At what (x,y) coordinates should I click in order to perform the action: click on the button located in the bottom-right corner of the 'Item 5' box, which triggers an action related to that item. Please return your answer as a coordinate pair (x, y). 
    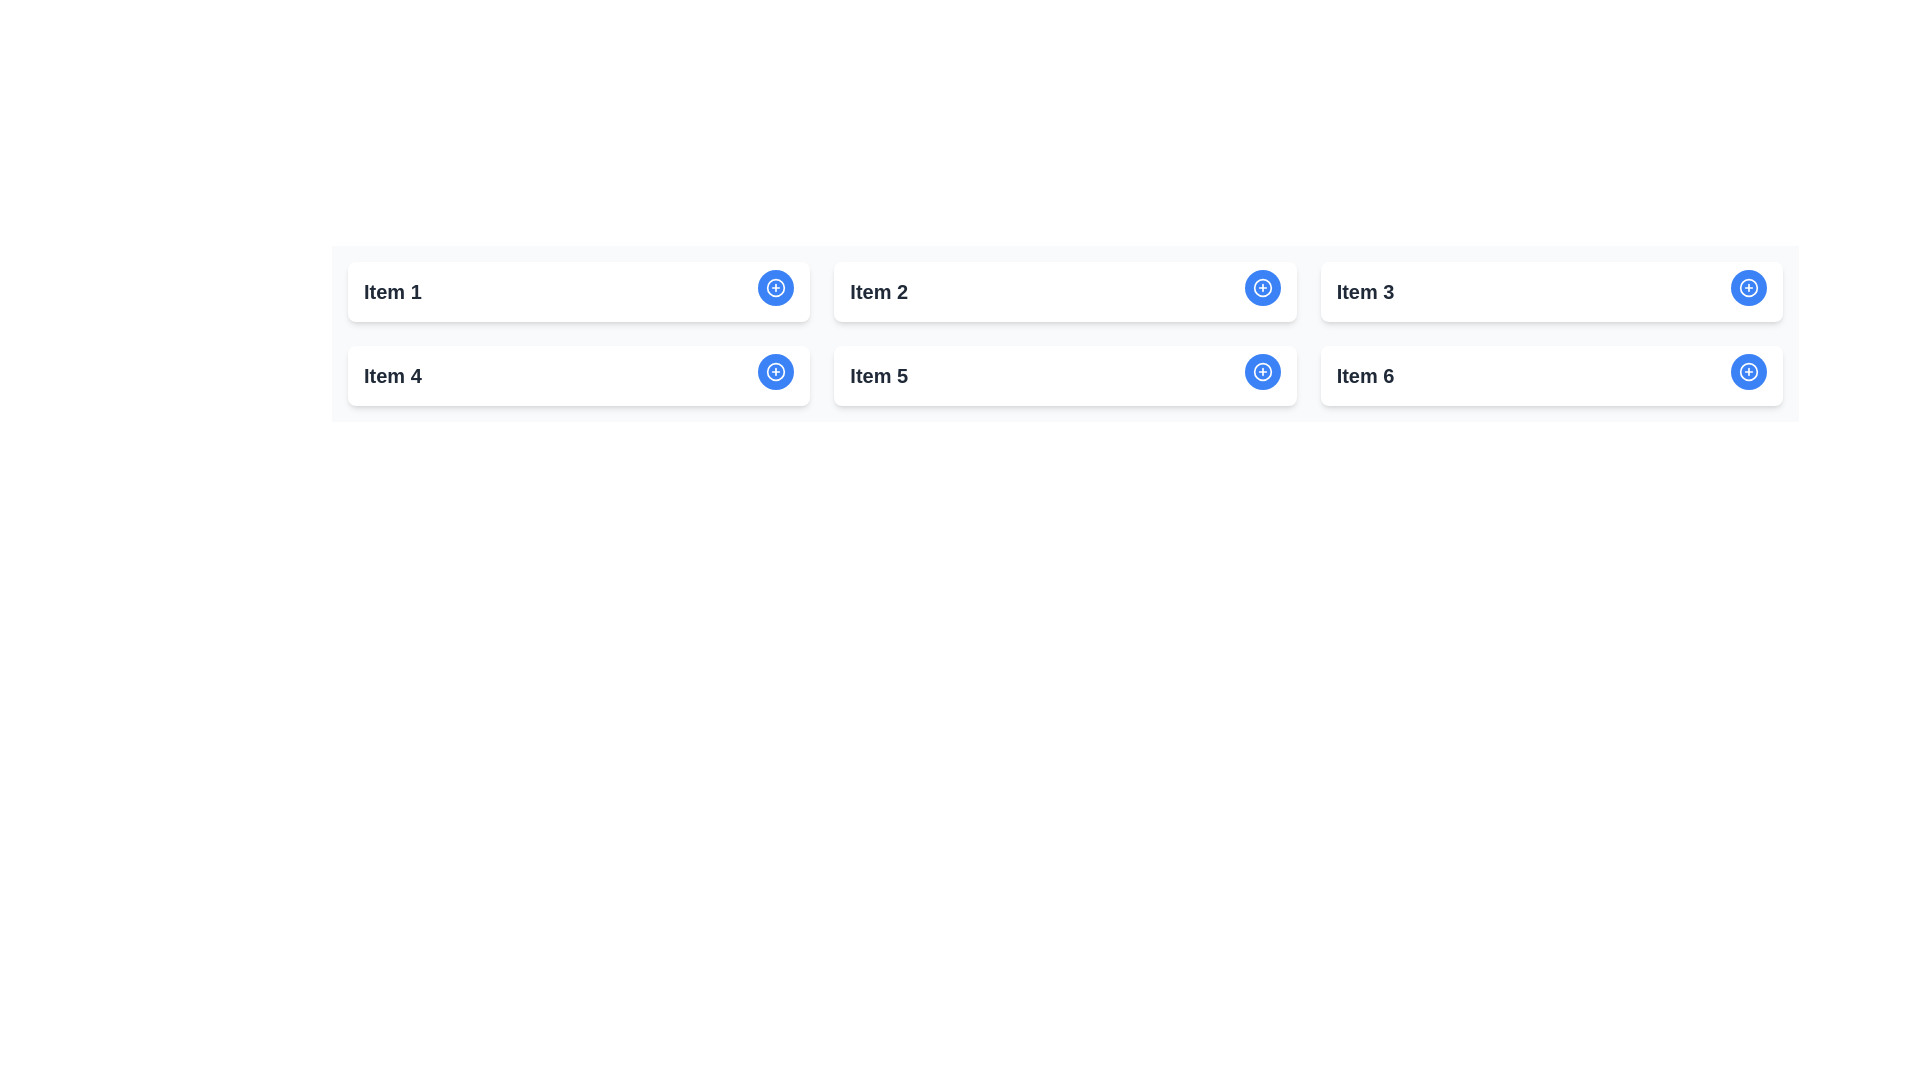
    Looking at the image, I should click on (1261, 371).